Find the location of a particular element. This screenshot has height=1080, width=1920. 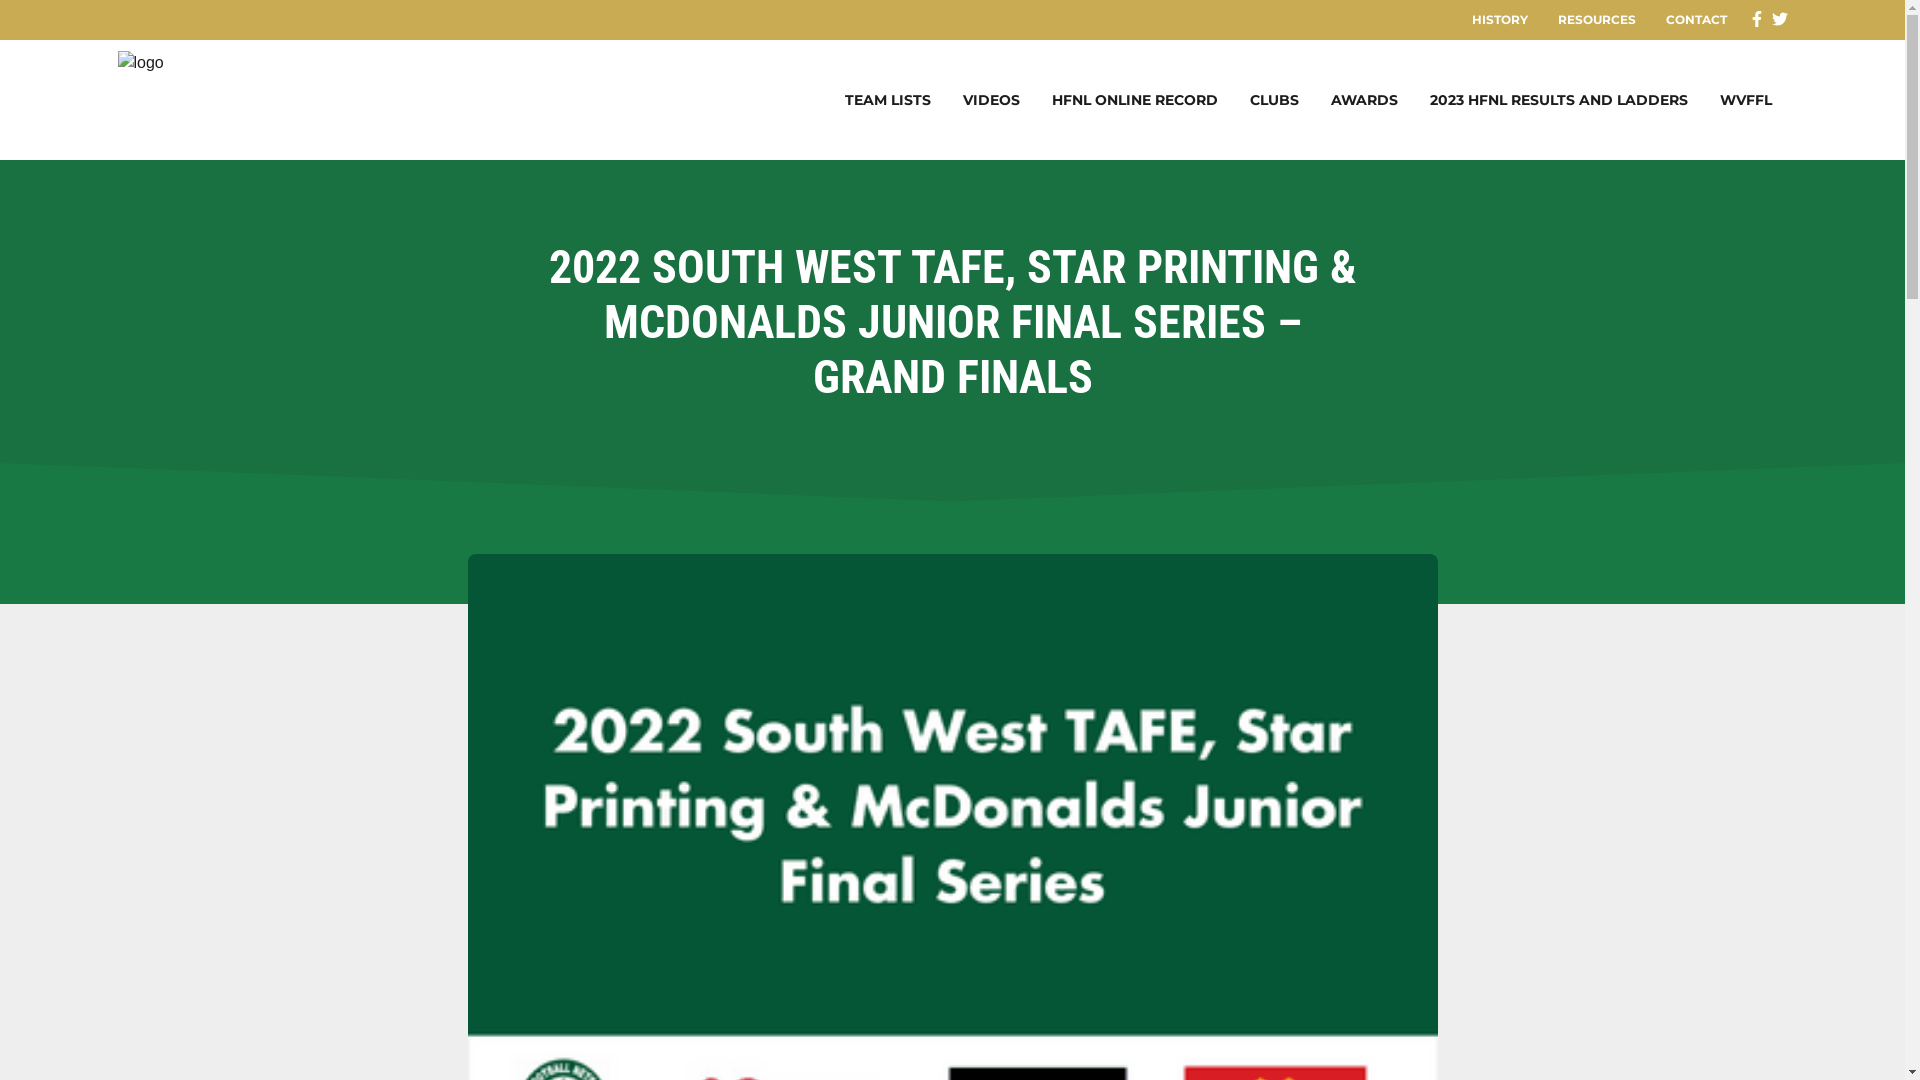

'CLUBS' is located at coordinates (1273, 100).